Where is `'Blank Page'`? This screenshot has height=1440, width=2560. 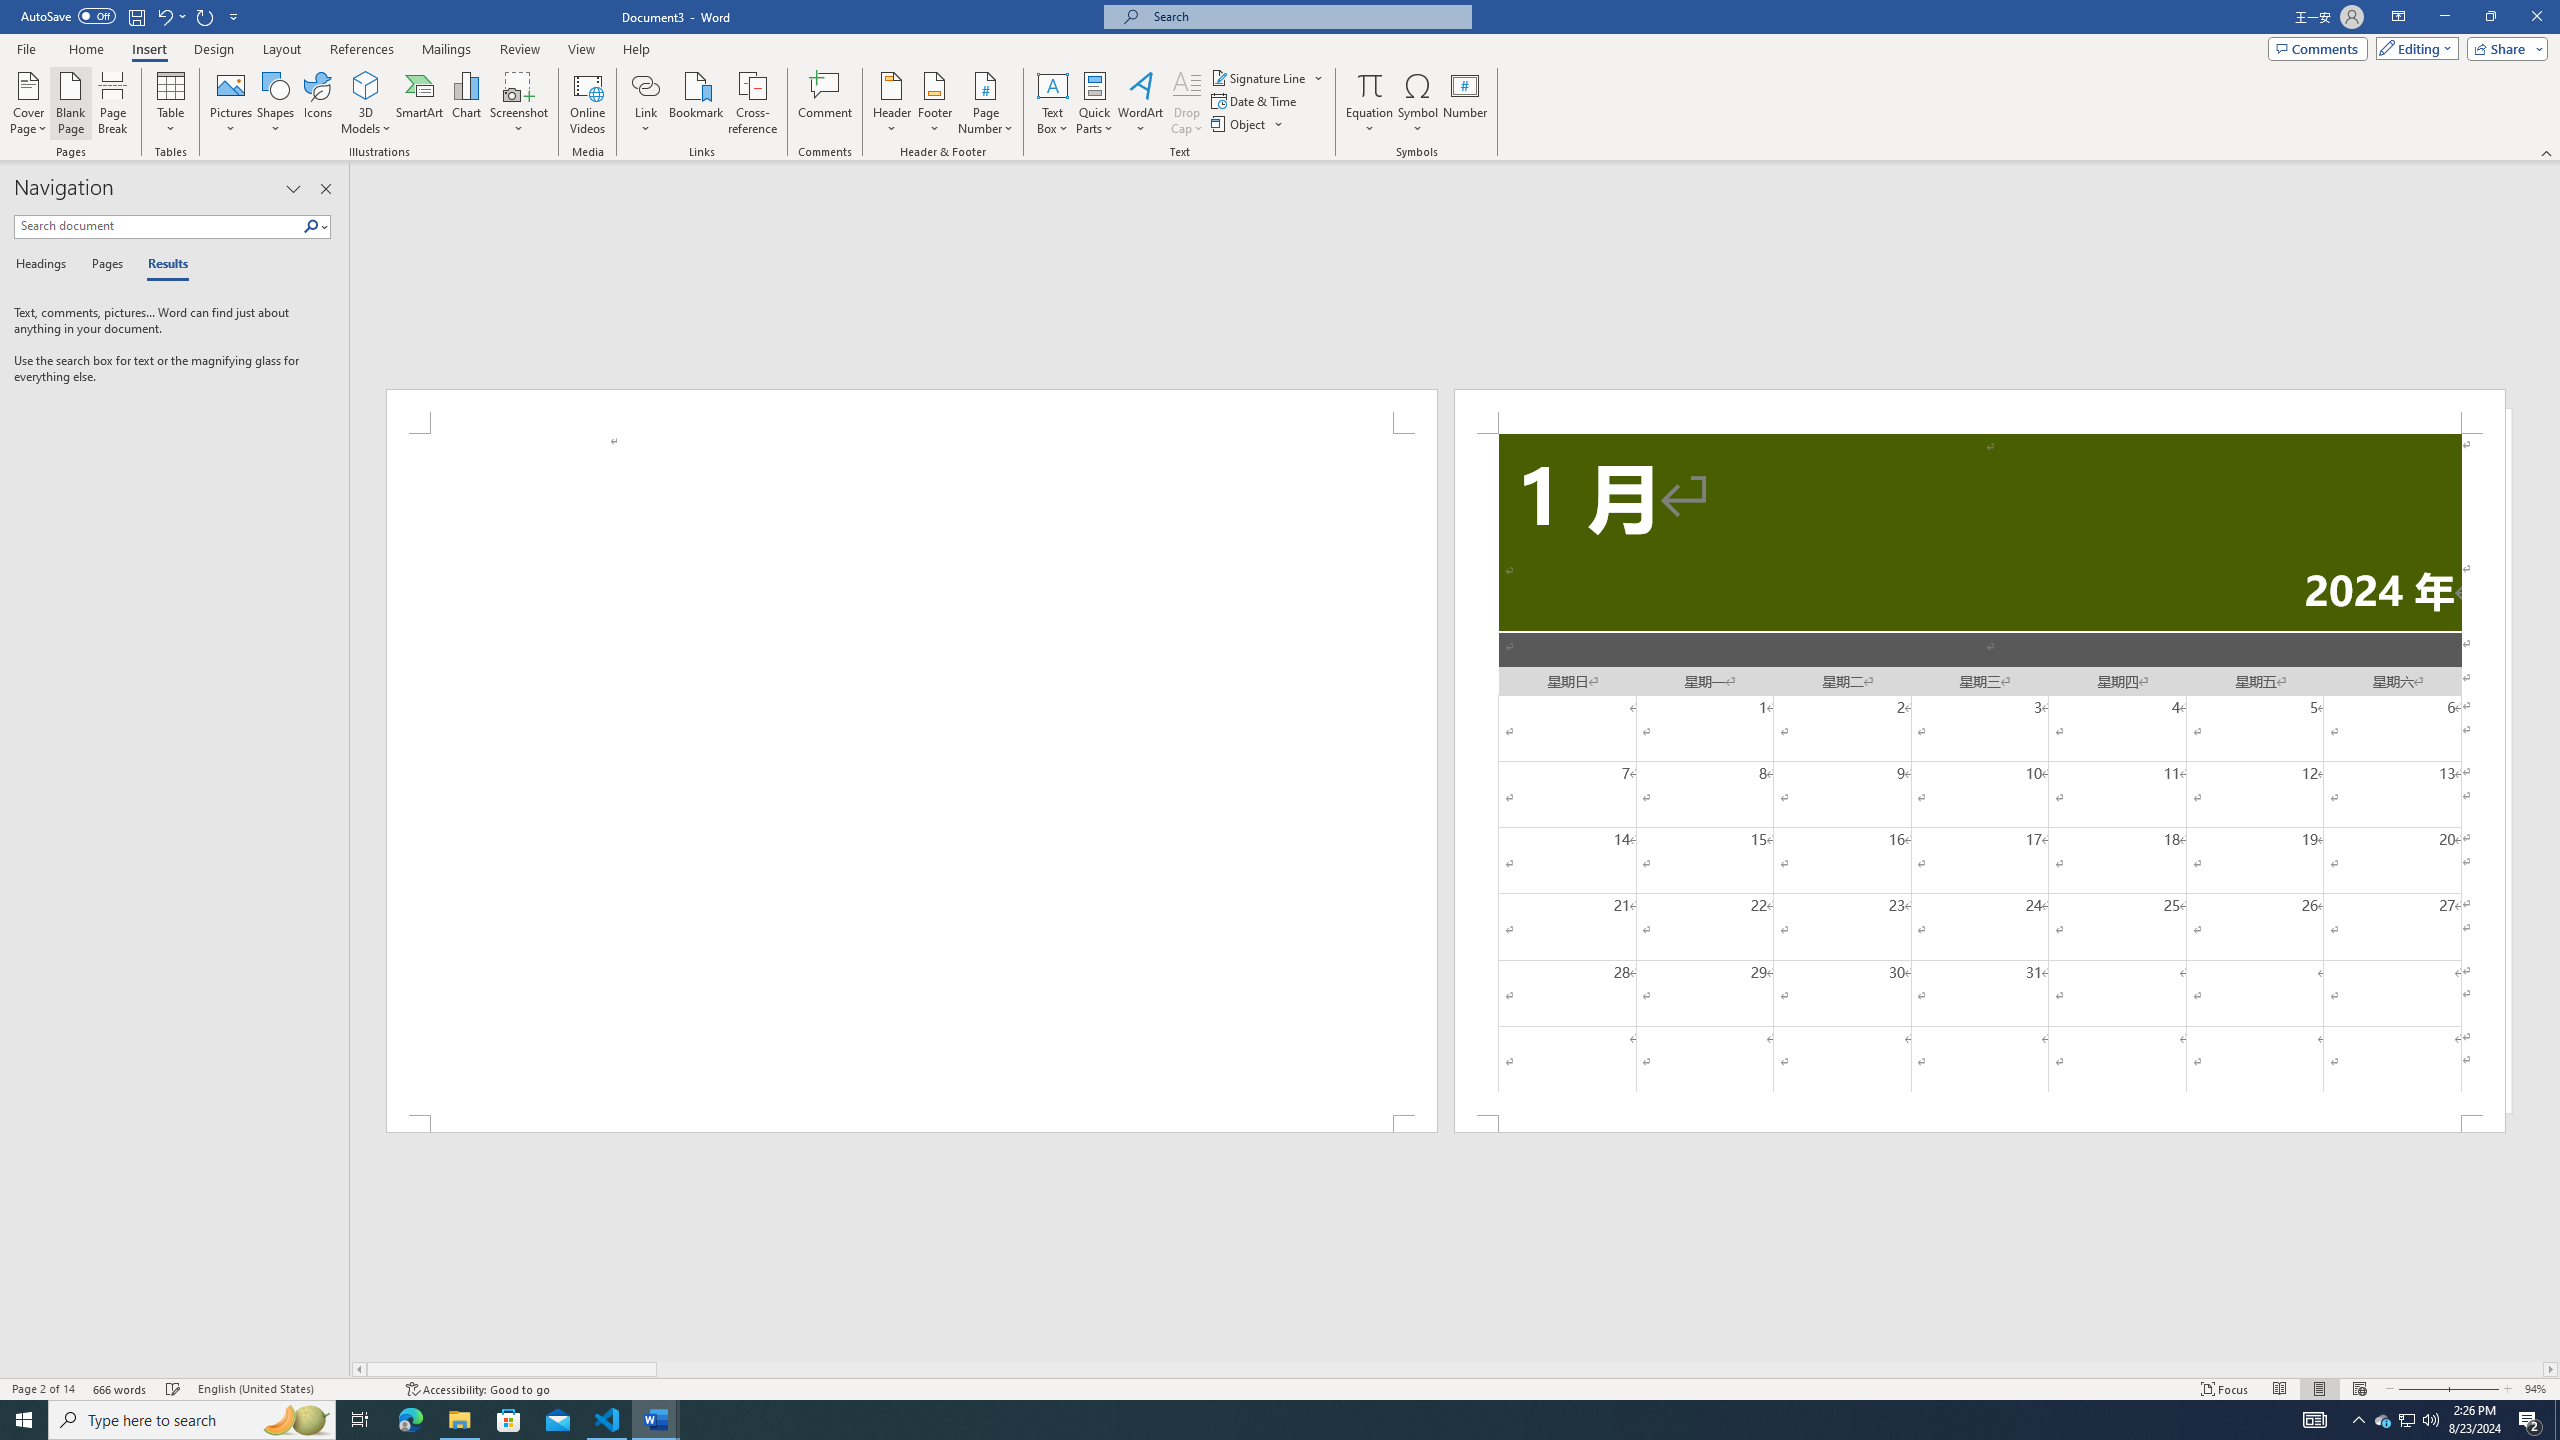
'Blank Page' is located at coordinates (70, 103).